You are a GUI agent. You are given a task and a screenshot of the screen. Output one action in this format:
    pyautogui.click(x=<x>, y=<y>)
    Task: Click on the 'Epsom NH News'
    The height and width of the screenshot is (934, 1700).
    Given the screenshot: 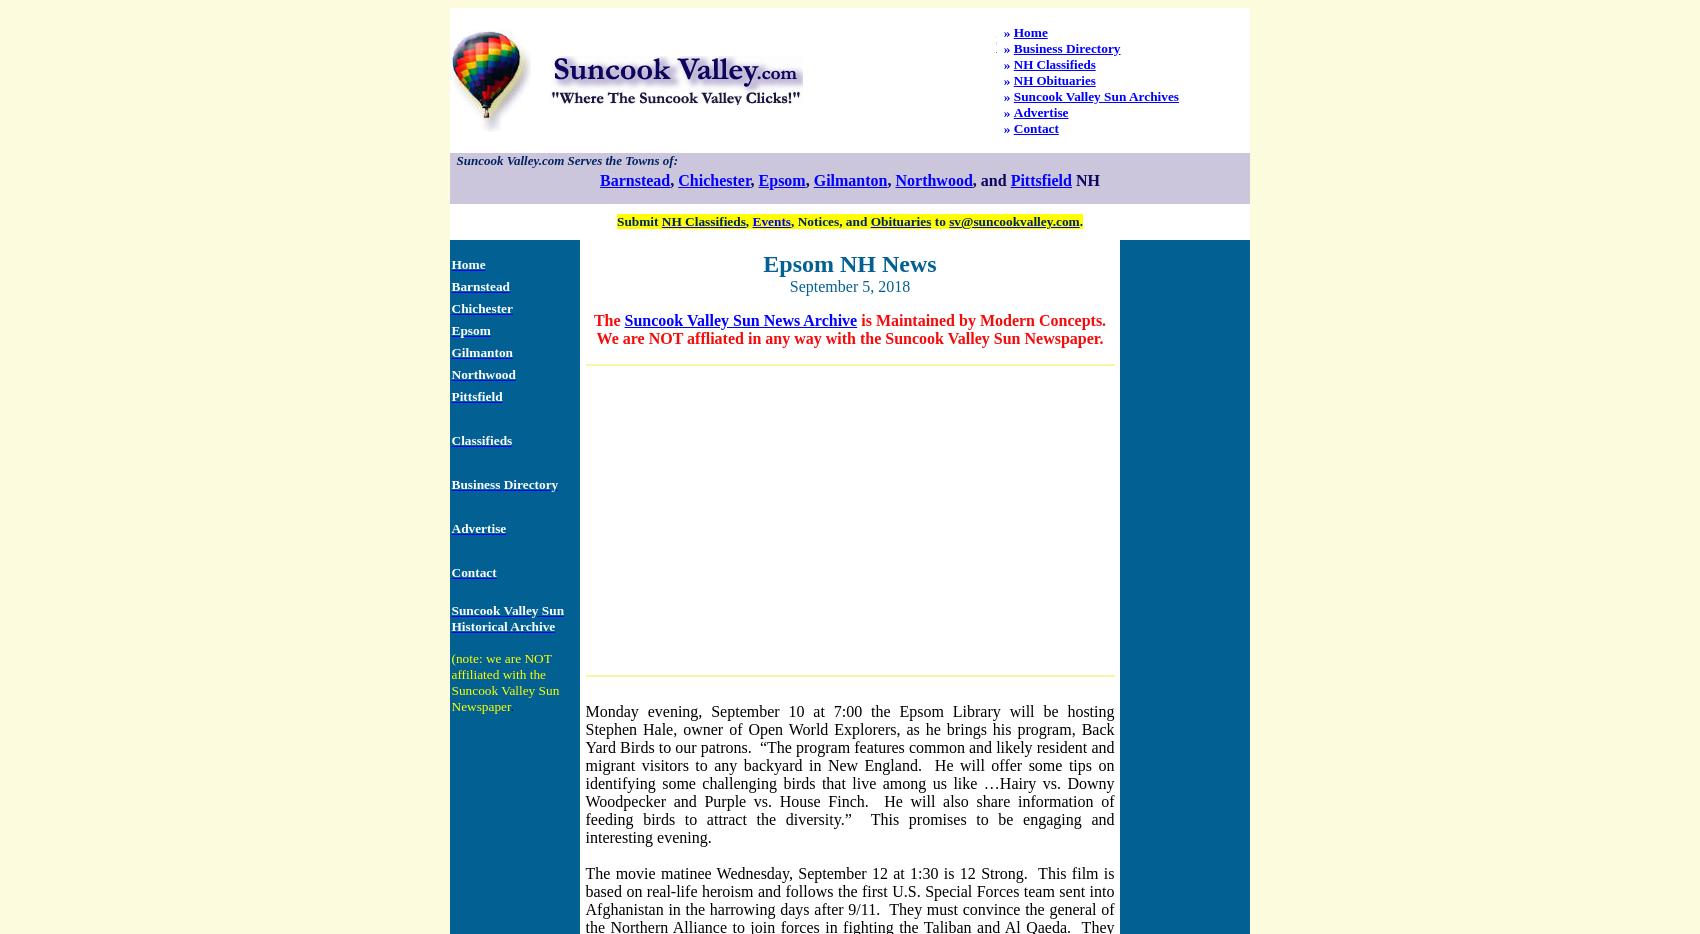 What is the action you would take?
    pyautogui.click(x=848, y=263)
    